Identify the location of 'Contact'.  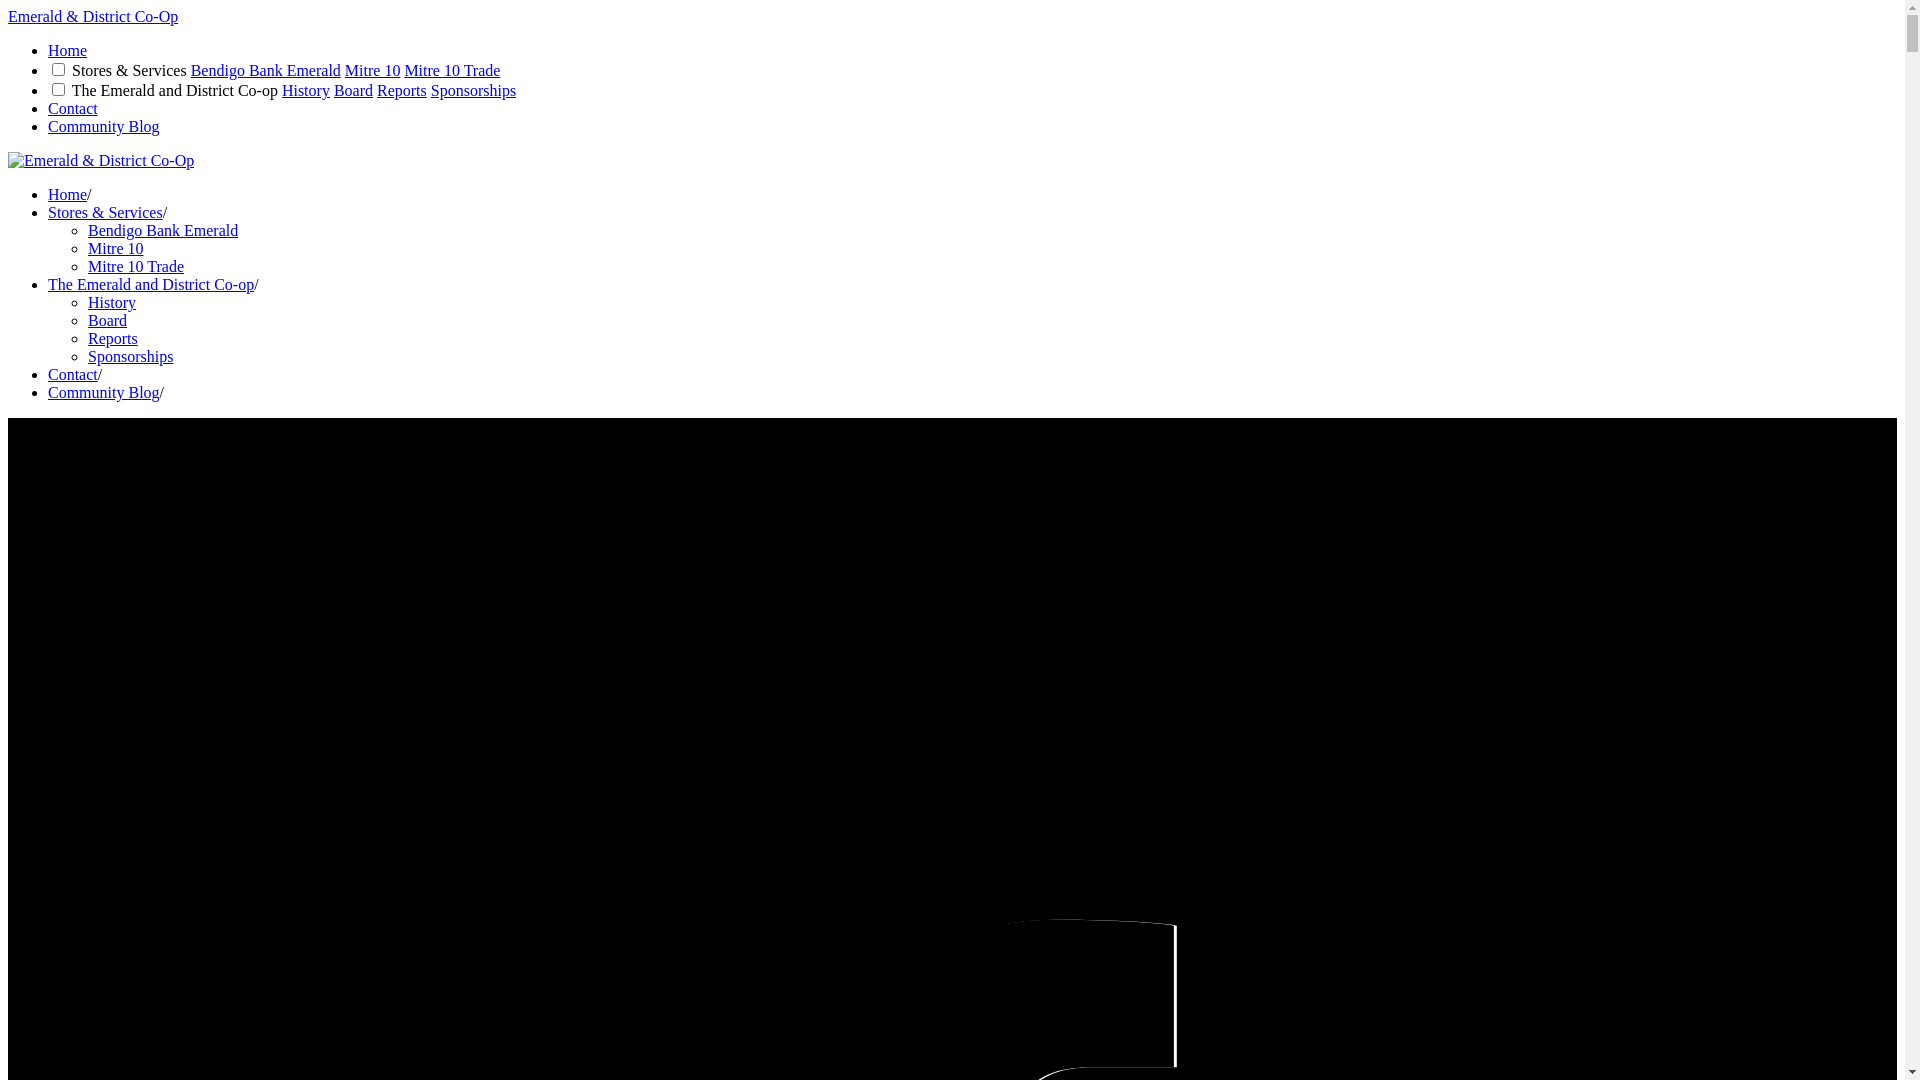
(72, 108).